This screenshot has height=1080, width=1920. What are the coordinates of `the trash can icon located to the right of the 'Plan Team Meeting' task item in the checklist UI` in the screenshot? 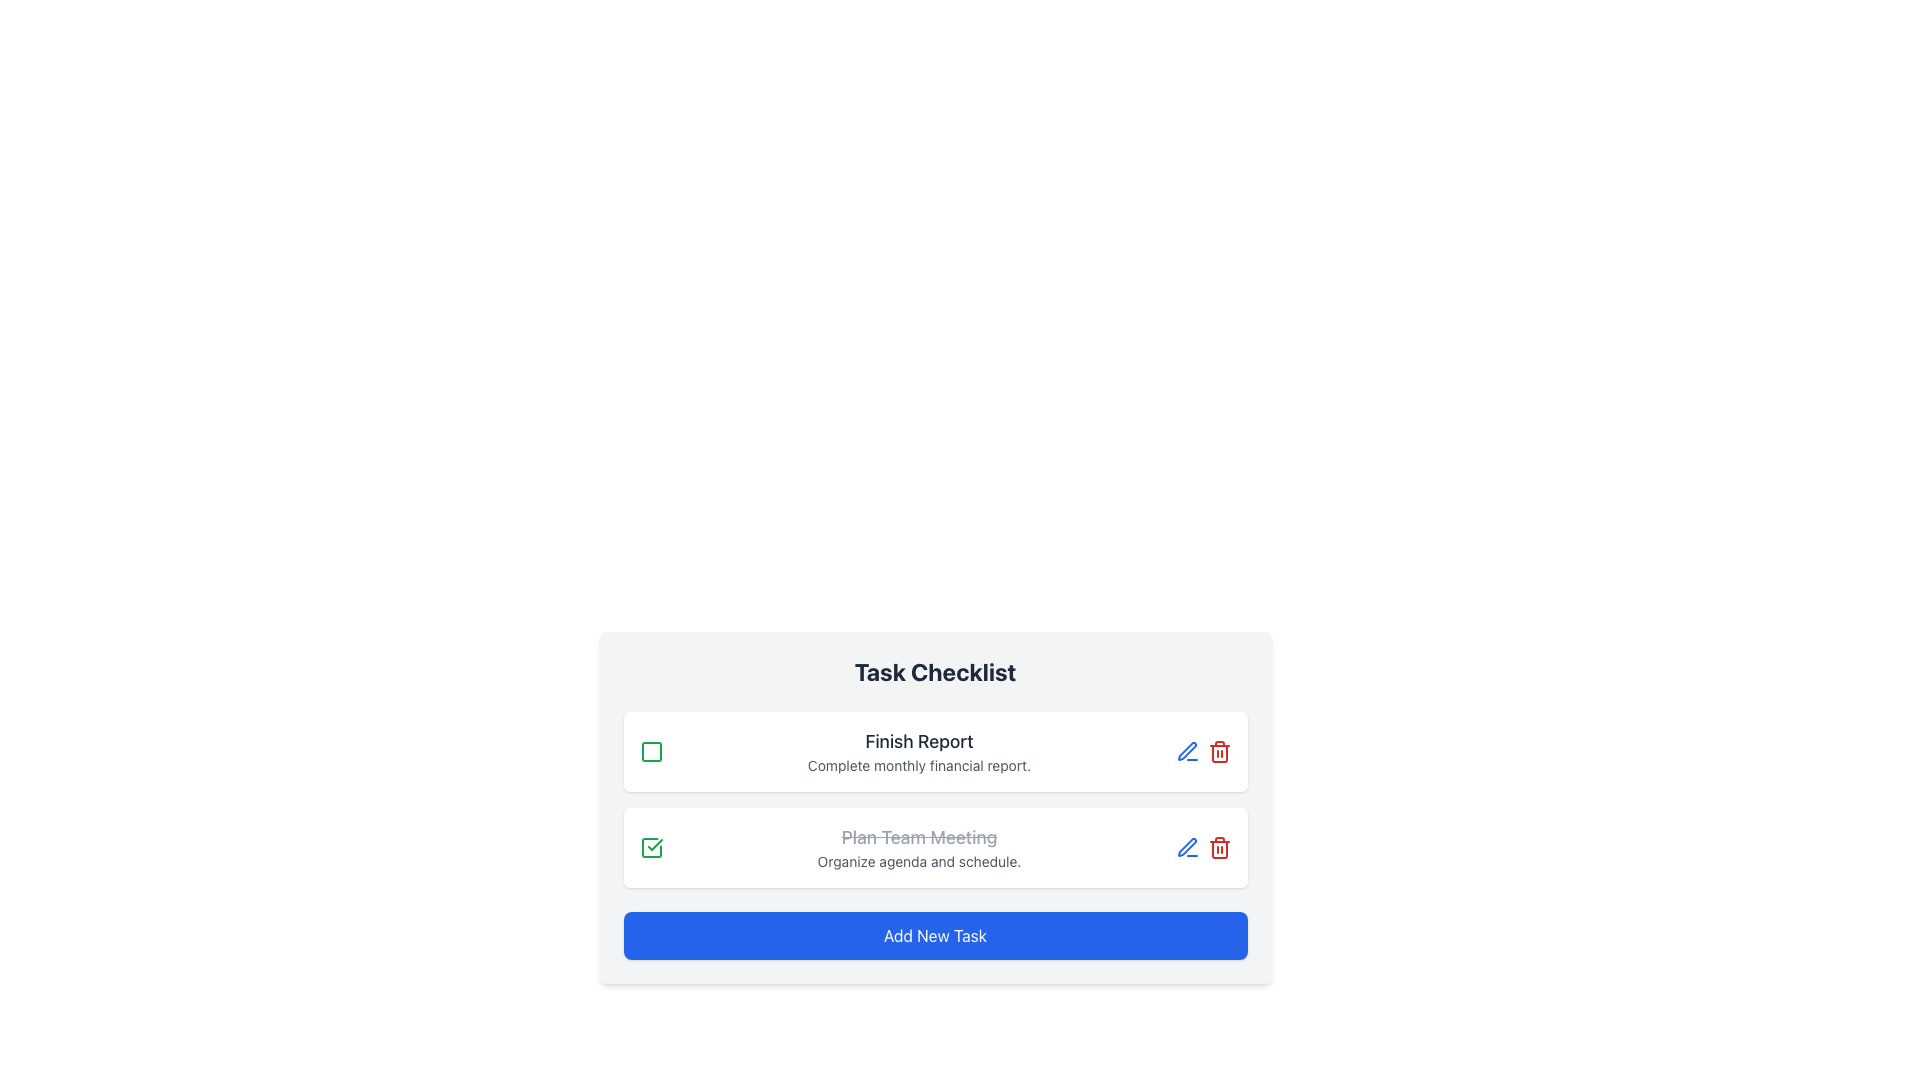 It's located at (1218, 753).